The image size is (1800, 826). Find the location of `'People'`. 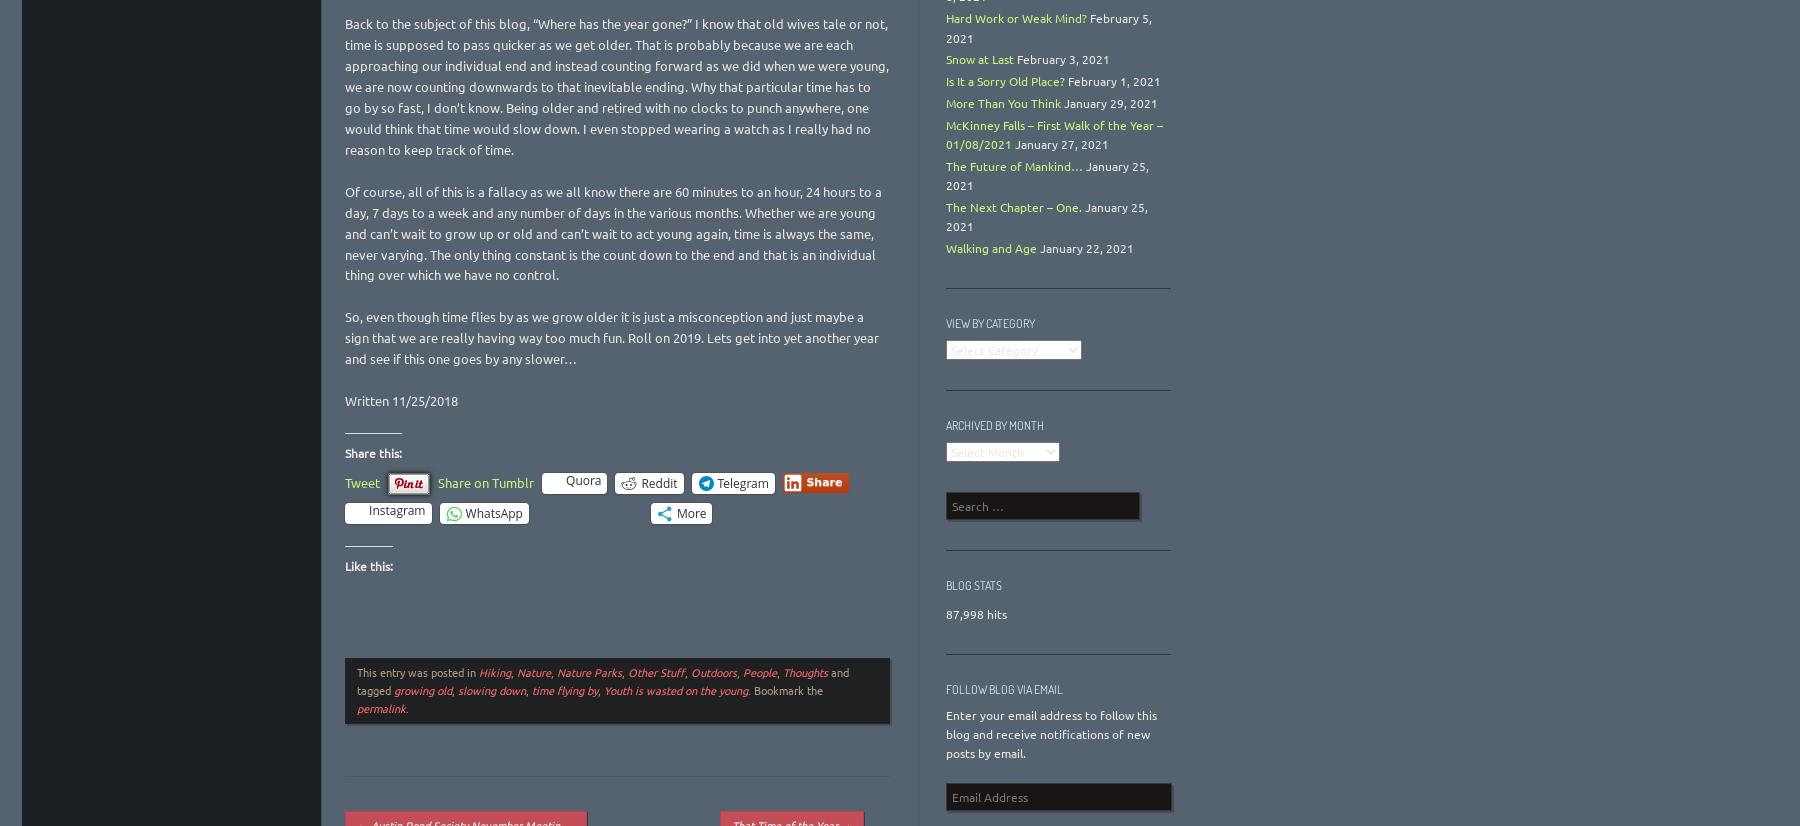

'People' is located at coordinates (758, 672).